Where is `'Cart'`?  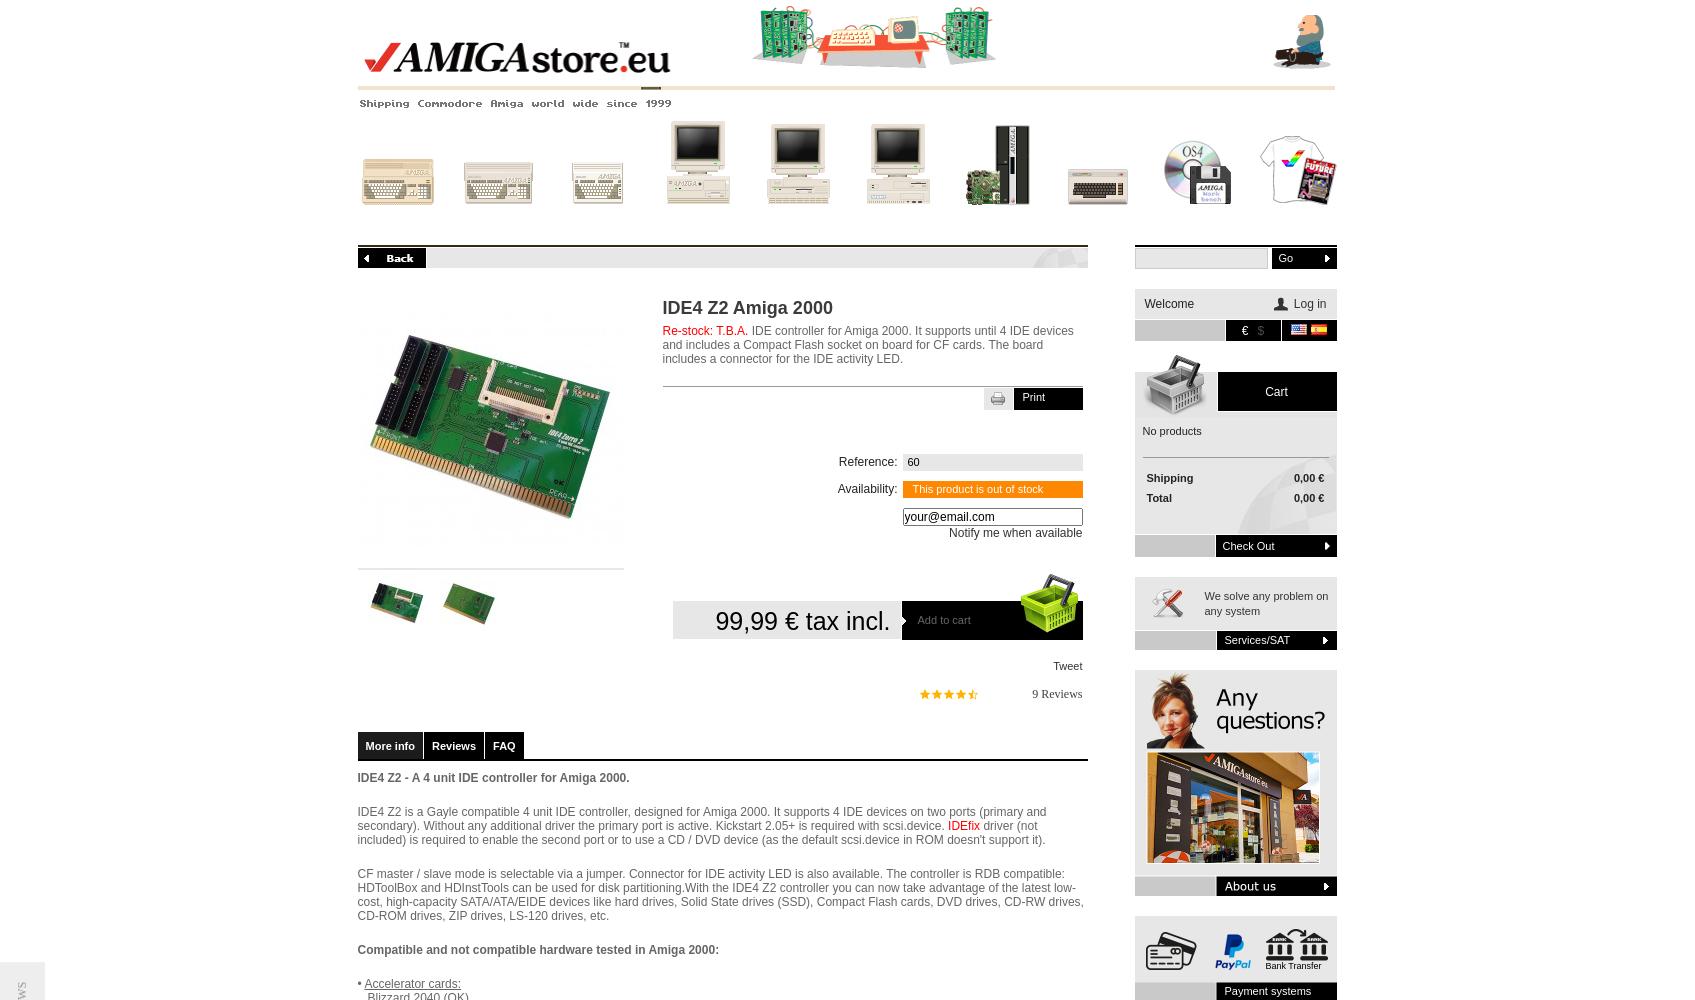
'Cart' is located at coordinates (1274, 392).